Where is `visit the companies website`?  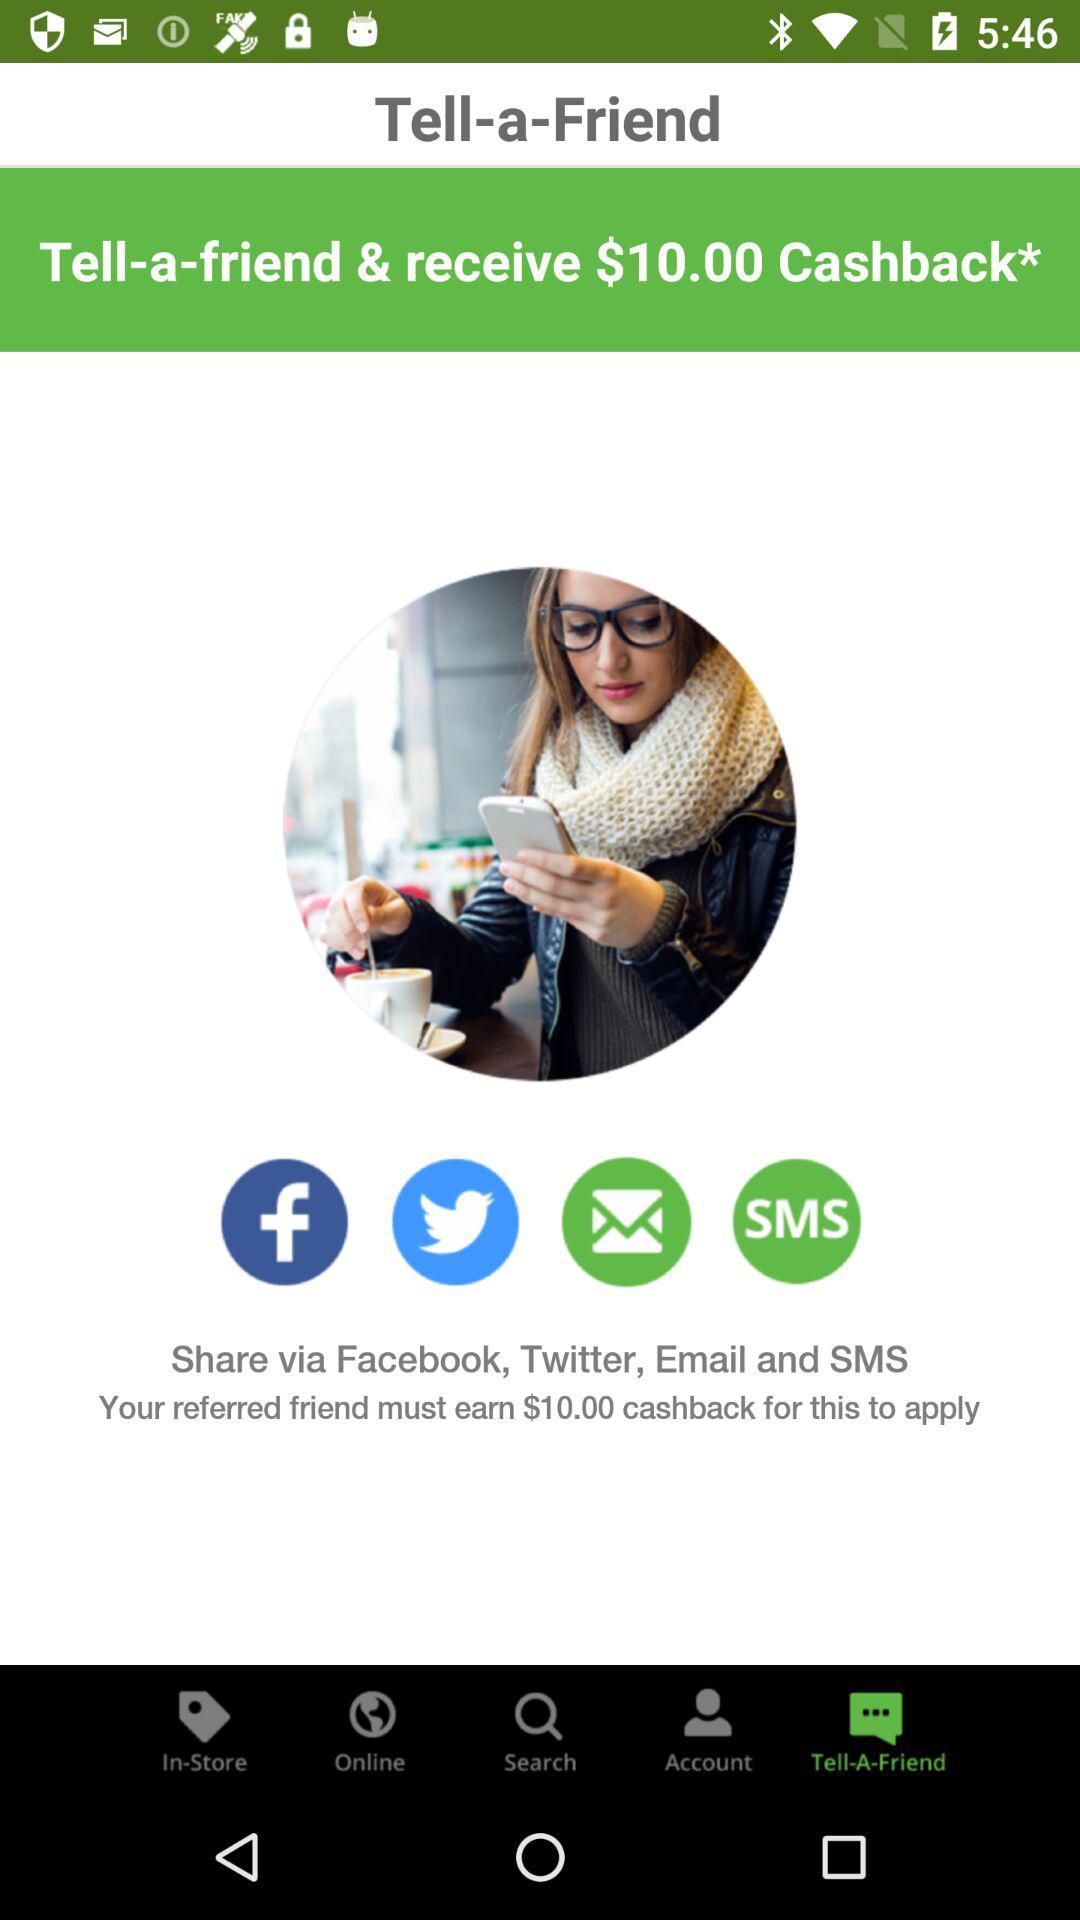
visit the companies website is located at coordinates (371, 1728).